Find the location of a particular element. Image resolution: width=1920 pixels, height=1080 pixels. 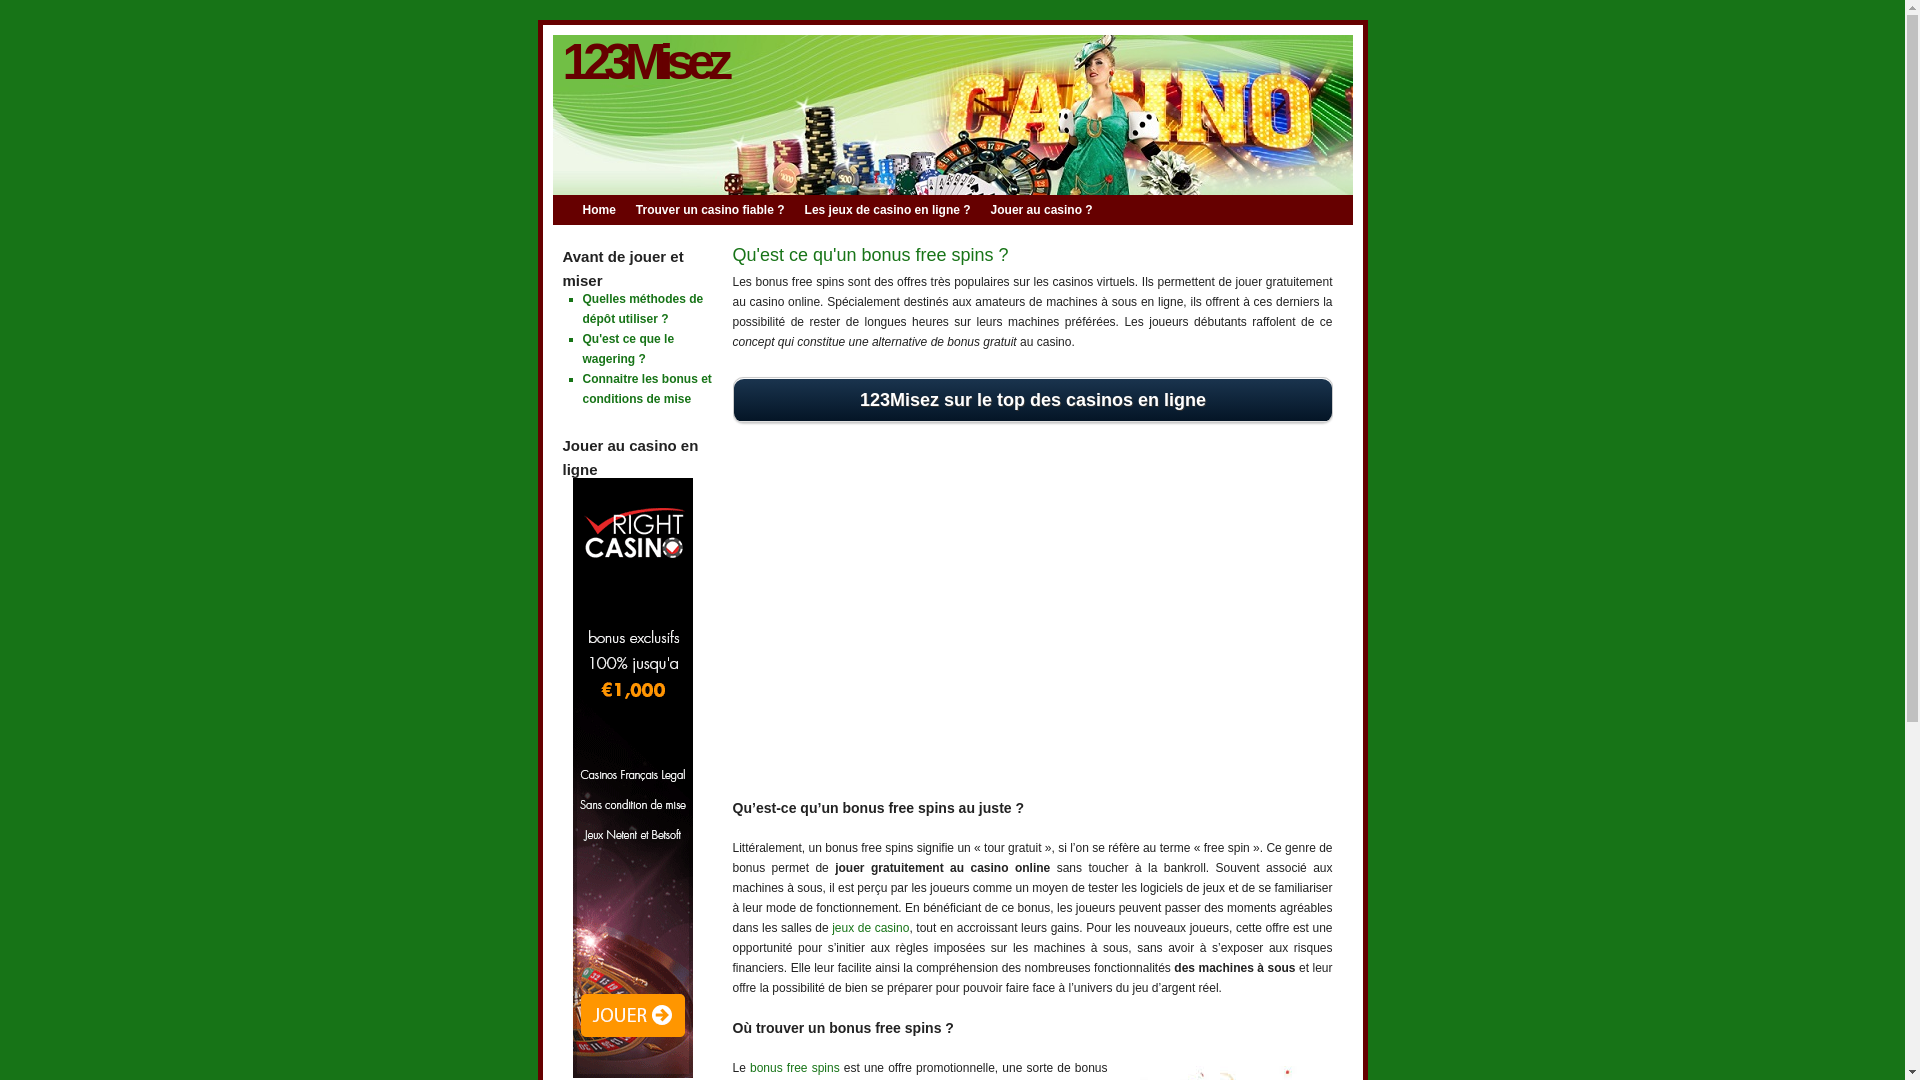

'Home' is located at coordinates (607, 209).